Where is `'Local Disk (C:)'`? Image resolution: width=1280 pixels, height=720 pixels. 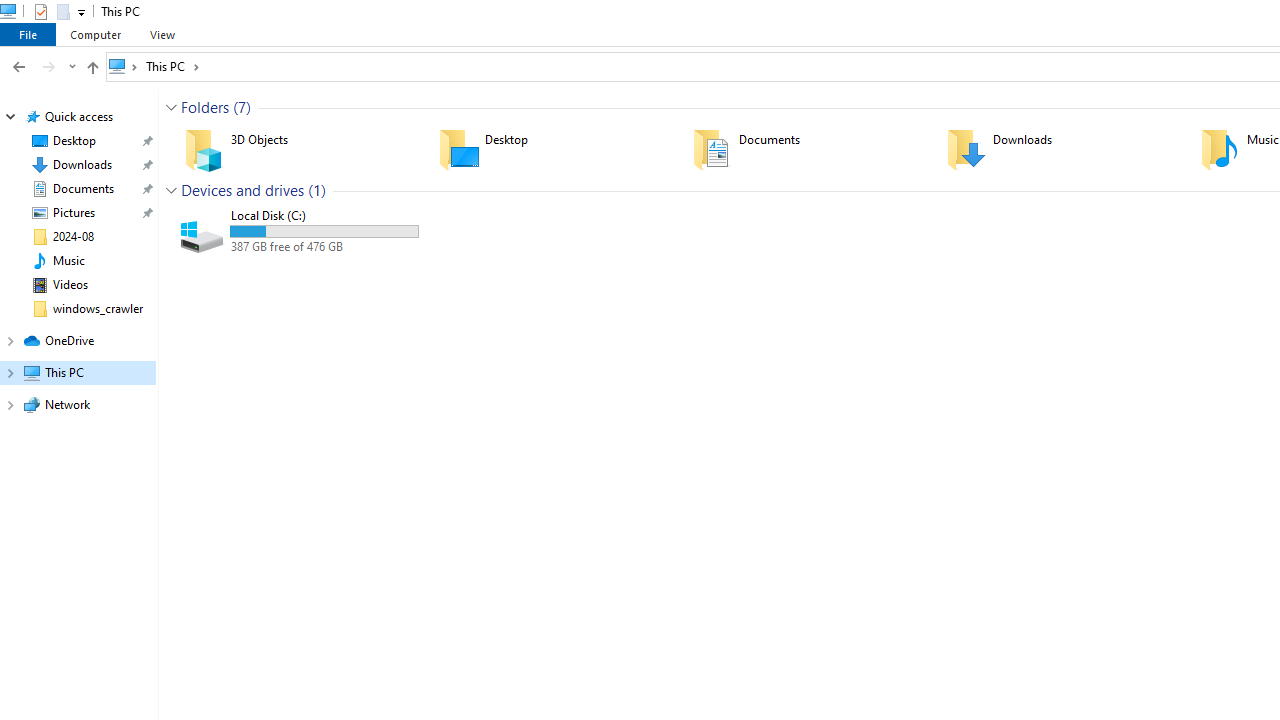
'Local Disk (C:)' is located at coordinates (297, 230).